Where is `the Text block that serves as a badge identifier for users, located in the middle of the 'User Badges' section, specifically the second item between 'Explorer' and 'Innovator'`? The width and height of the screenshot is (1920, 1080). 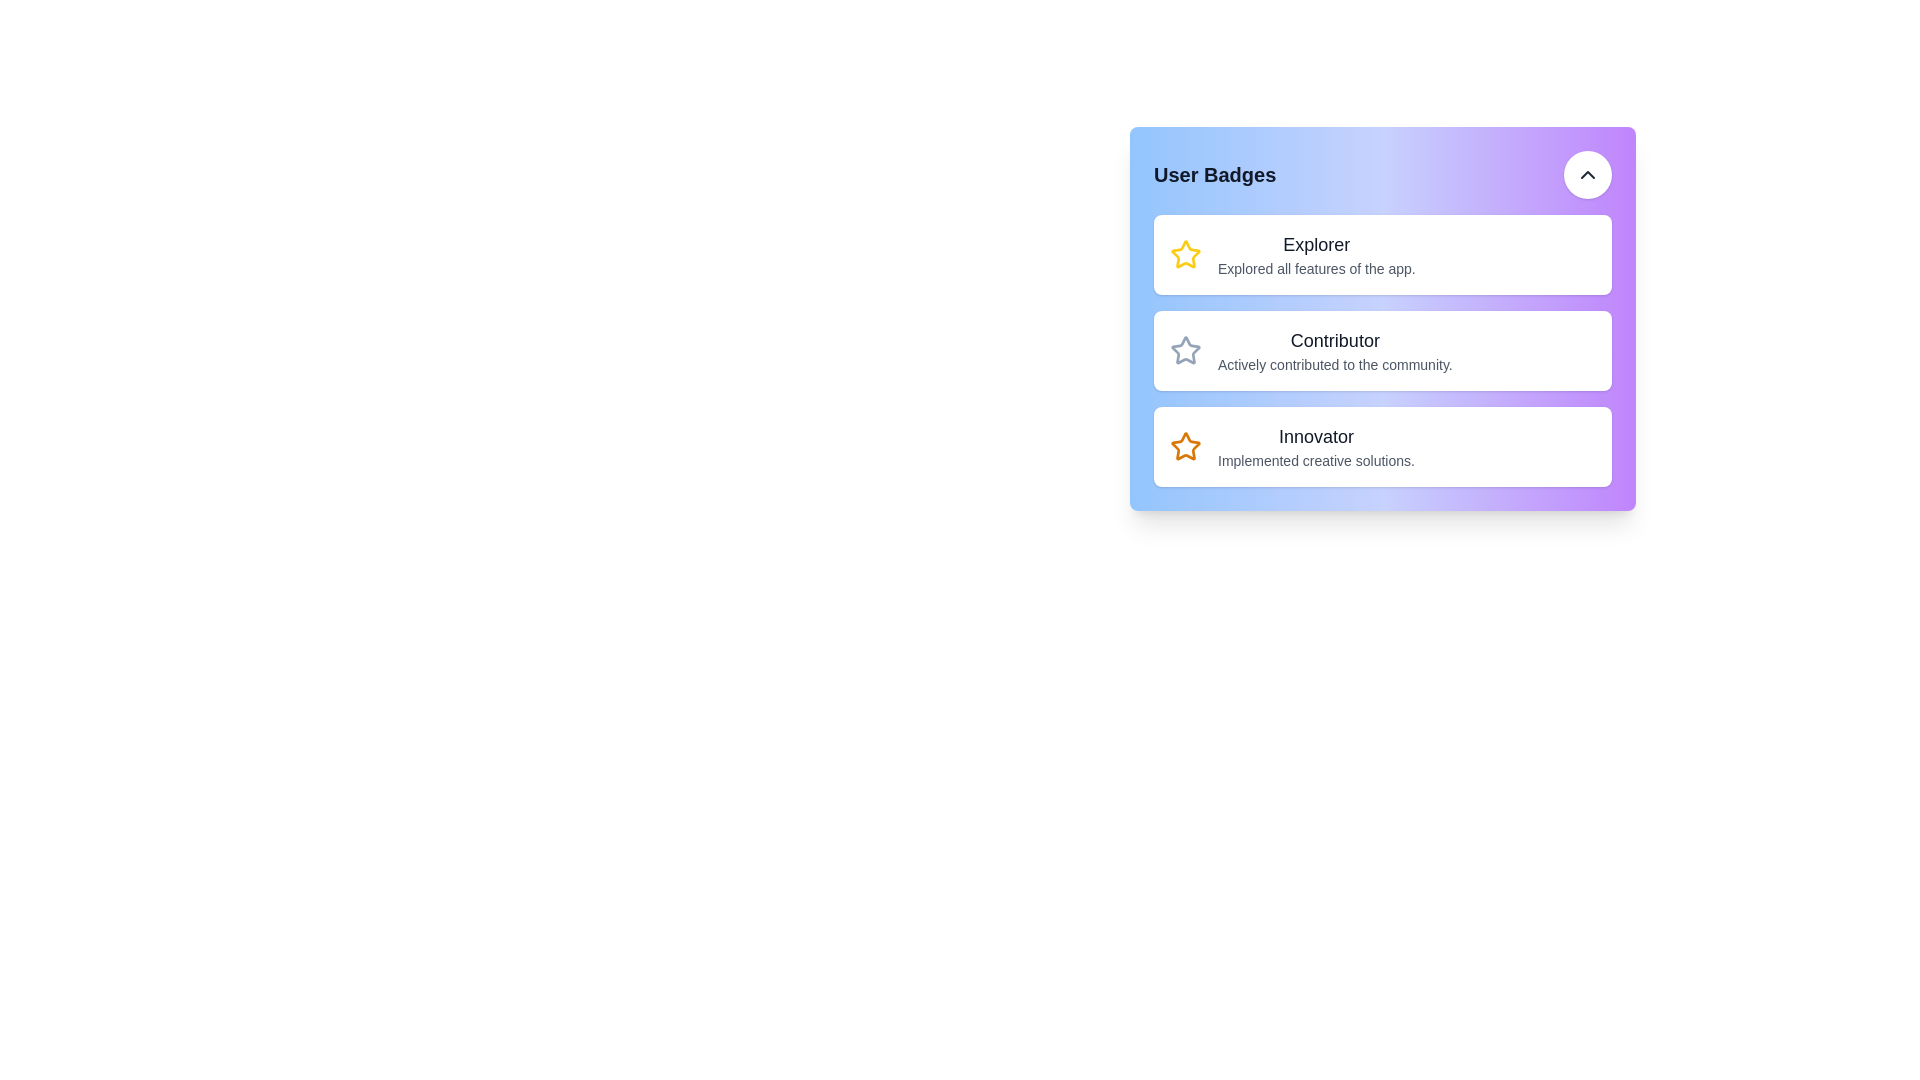 the Text block that serves as a badge identifier for users, located in the middle of the 'User Badges' section, specifically the second item between 'Explorer' and 'Innovator' is located at coordinates (1335, 350).